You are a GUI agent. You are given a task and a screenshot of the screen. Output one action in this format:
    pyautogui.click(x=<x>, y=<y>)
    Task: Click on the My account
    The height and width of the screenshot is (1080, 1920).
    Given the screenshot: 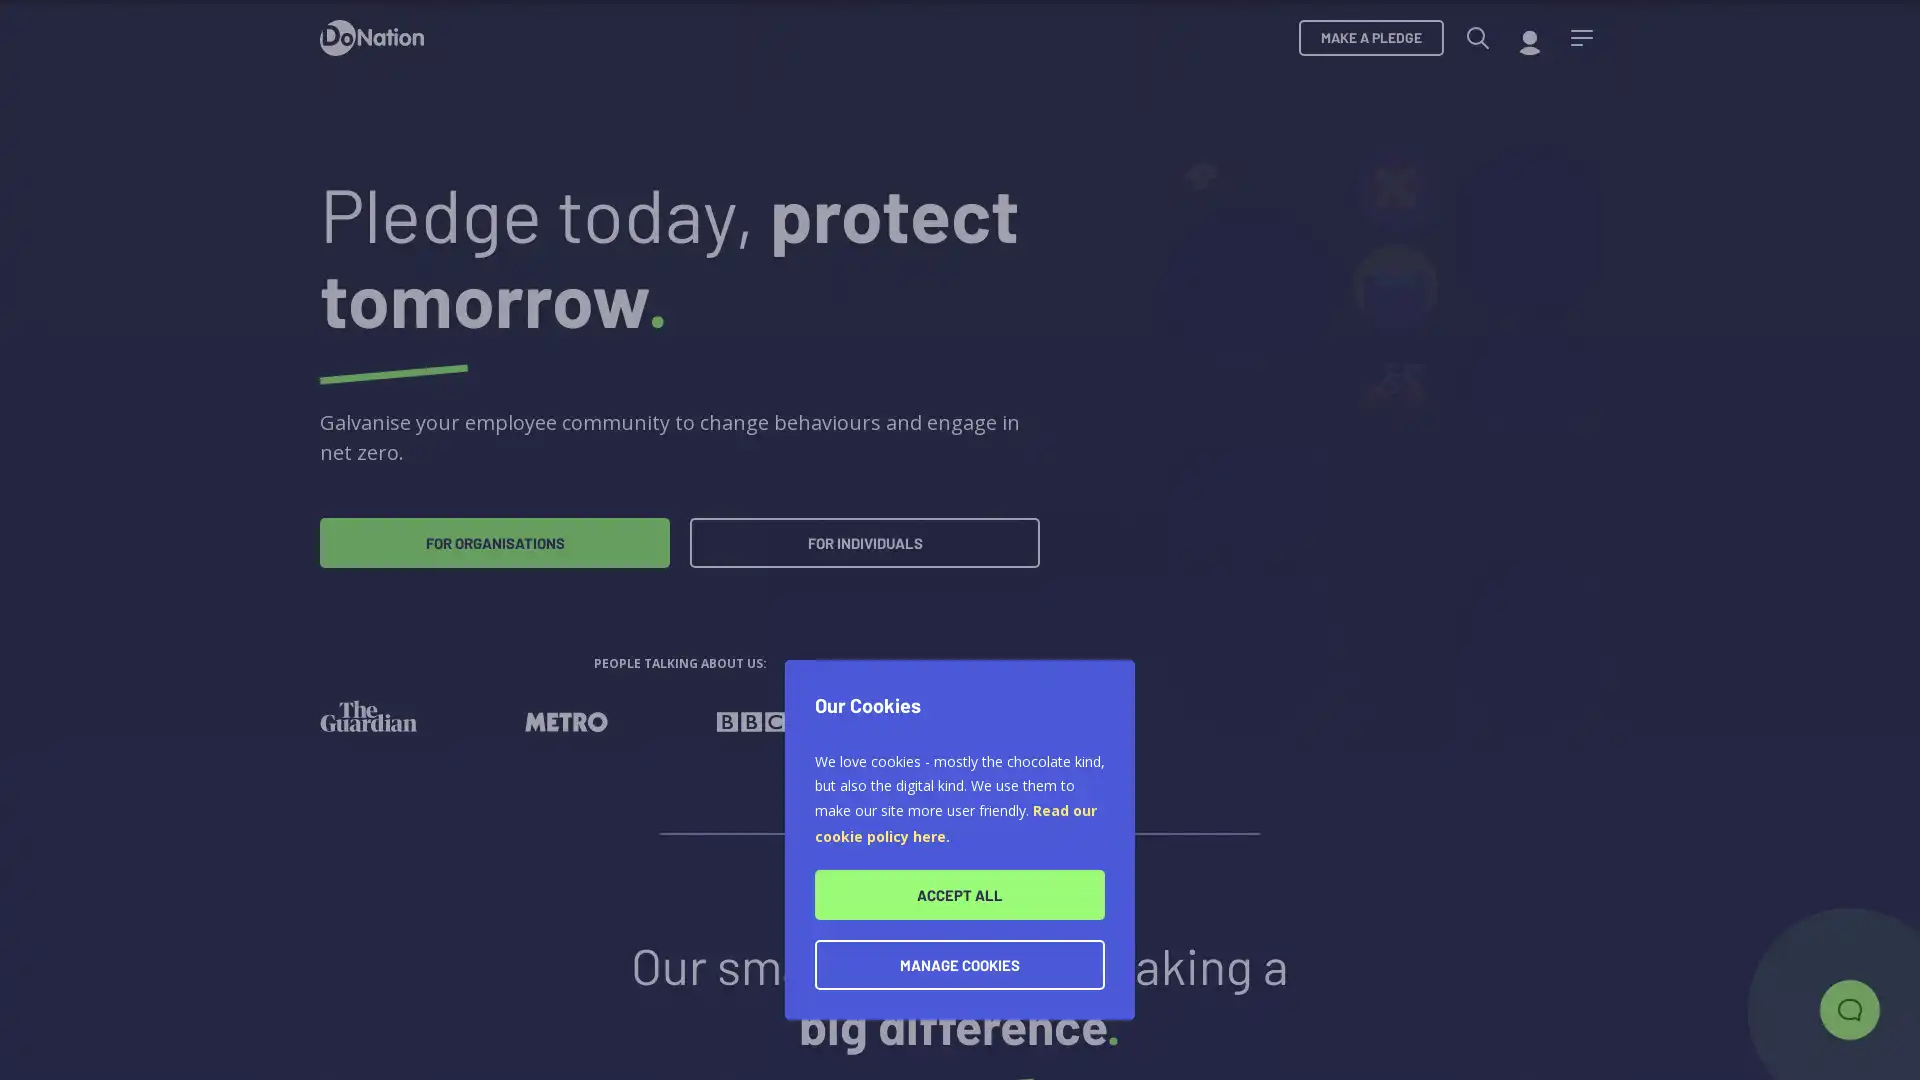 What is the action you would take?
    pyautogui.click(x=1529, y=38)
    